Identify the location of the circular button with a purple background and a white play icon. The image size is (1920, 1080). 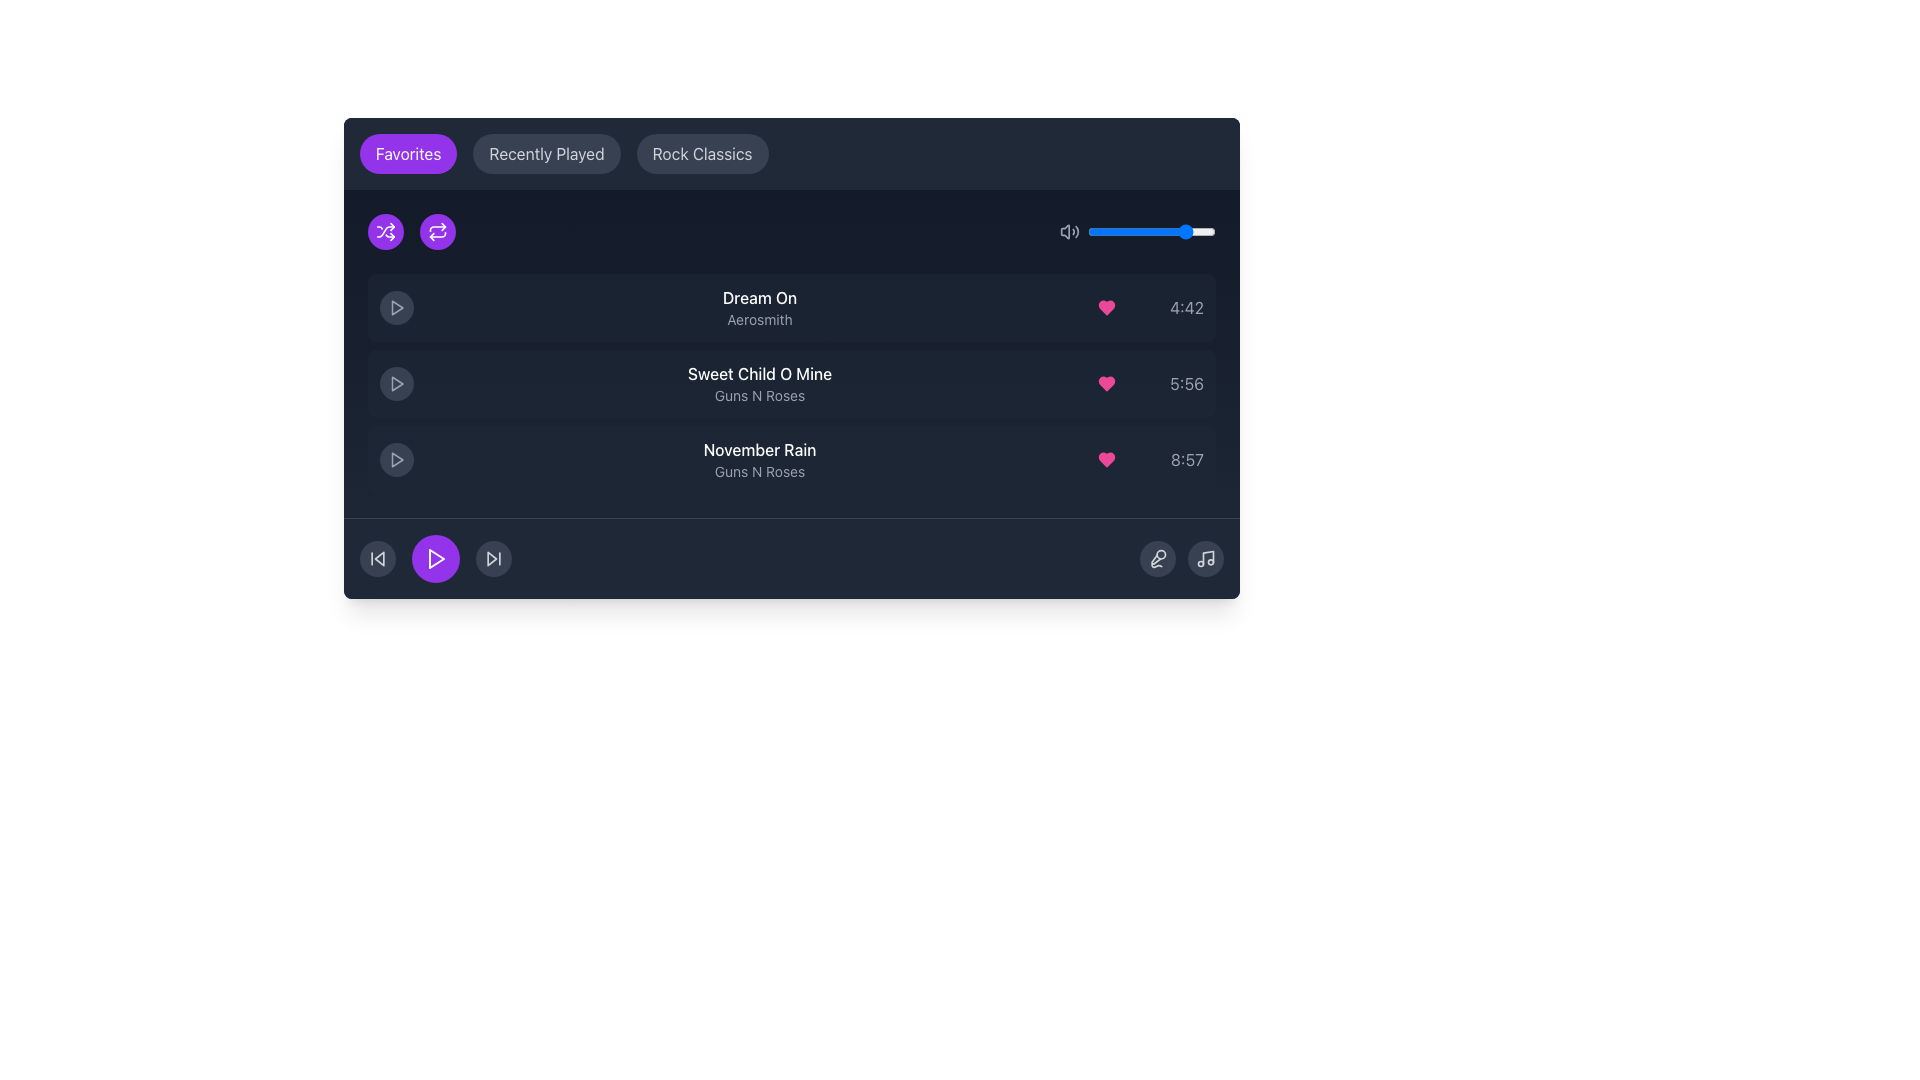
(435, 559).